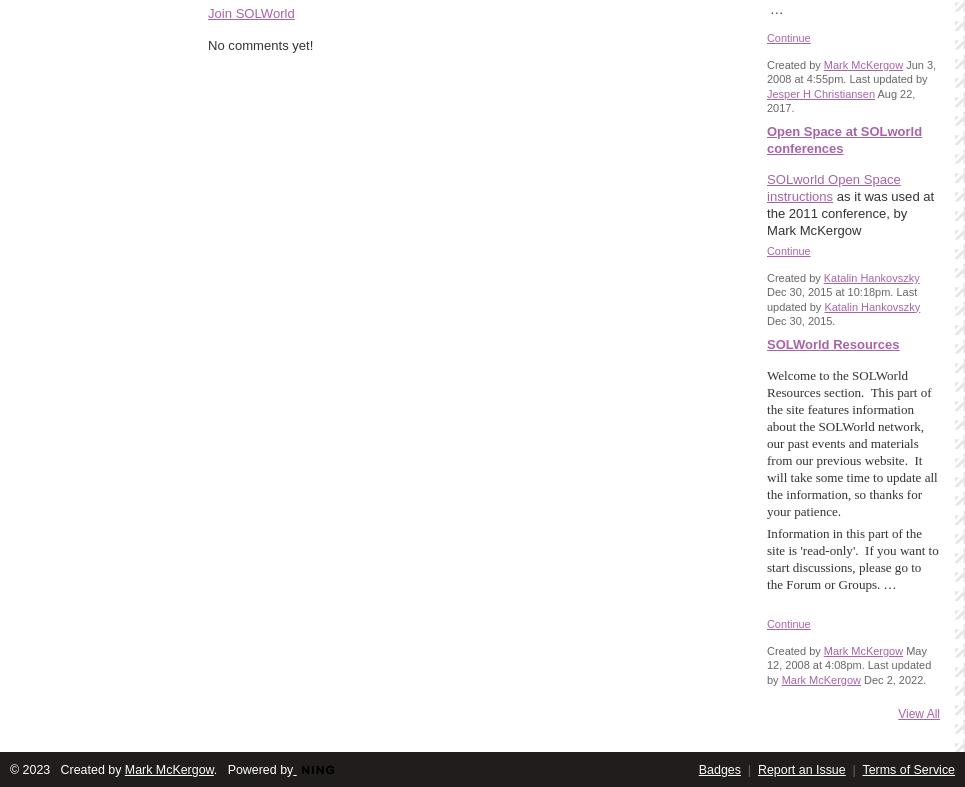 The width and height of the screenshot is (965, 787). Describe the element at coordinates (840, 297) in the screenshot. I see `'Dec 30, 2015 at 10:18pm. Last updated by'` at that location.